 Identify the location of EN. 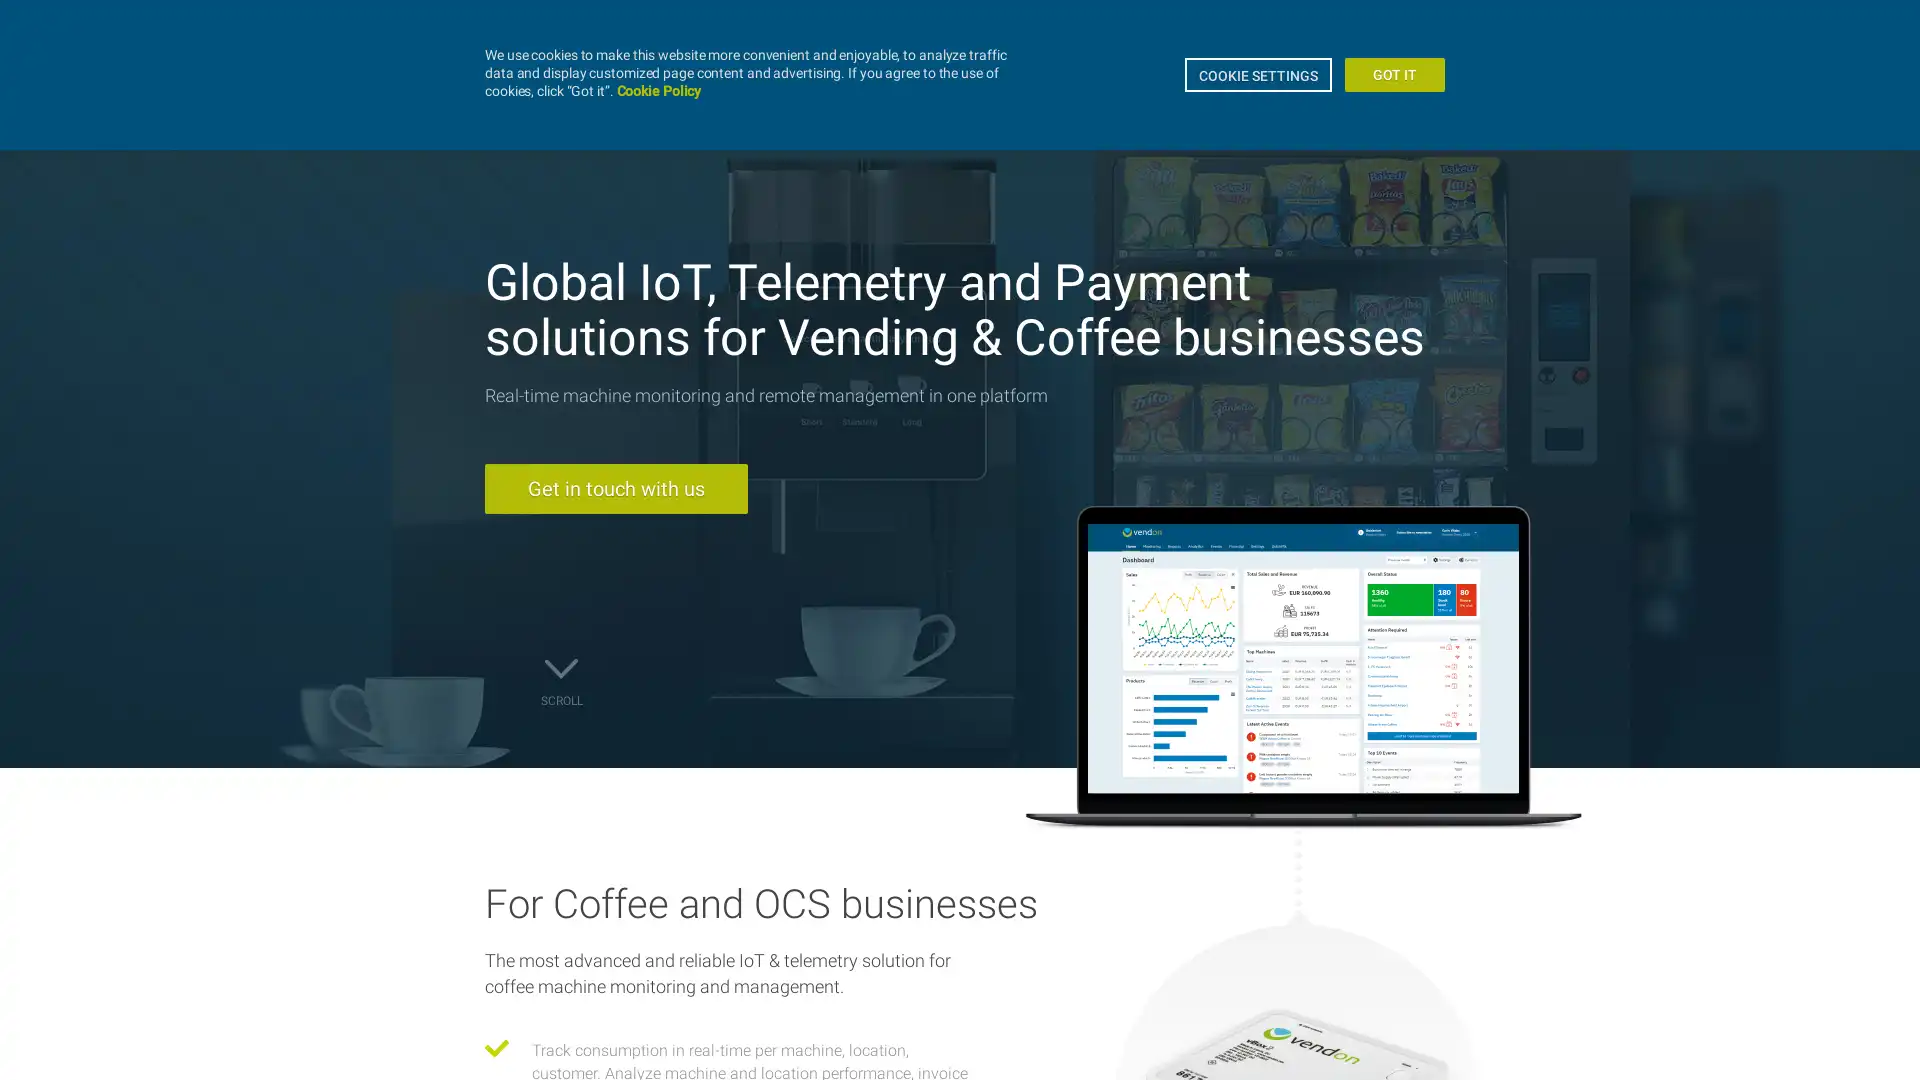
(1416, 40).